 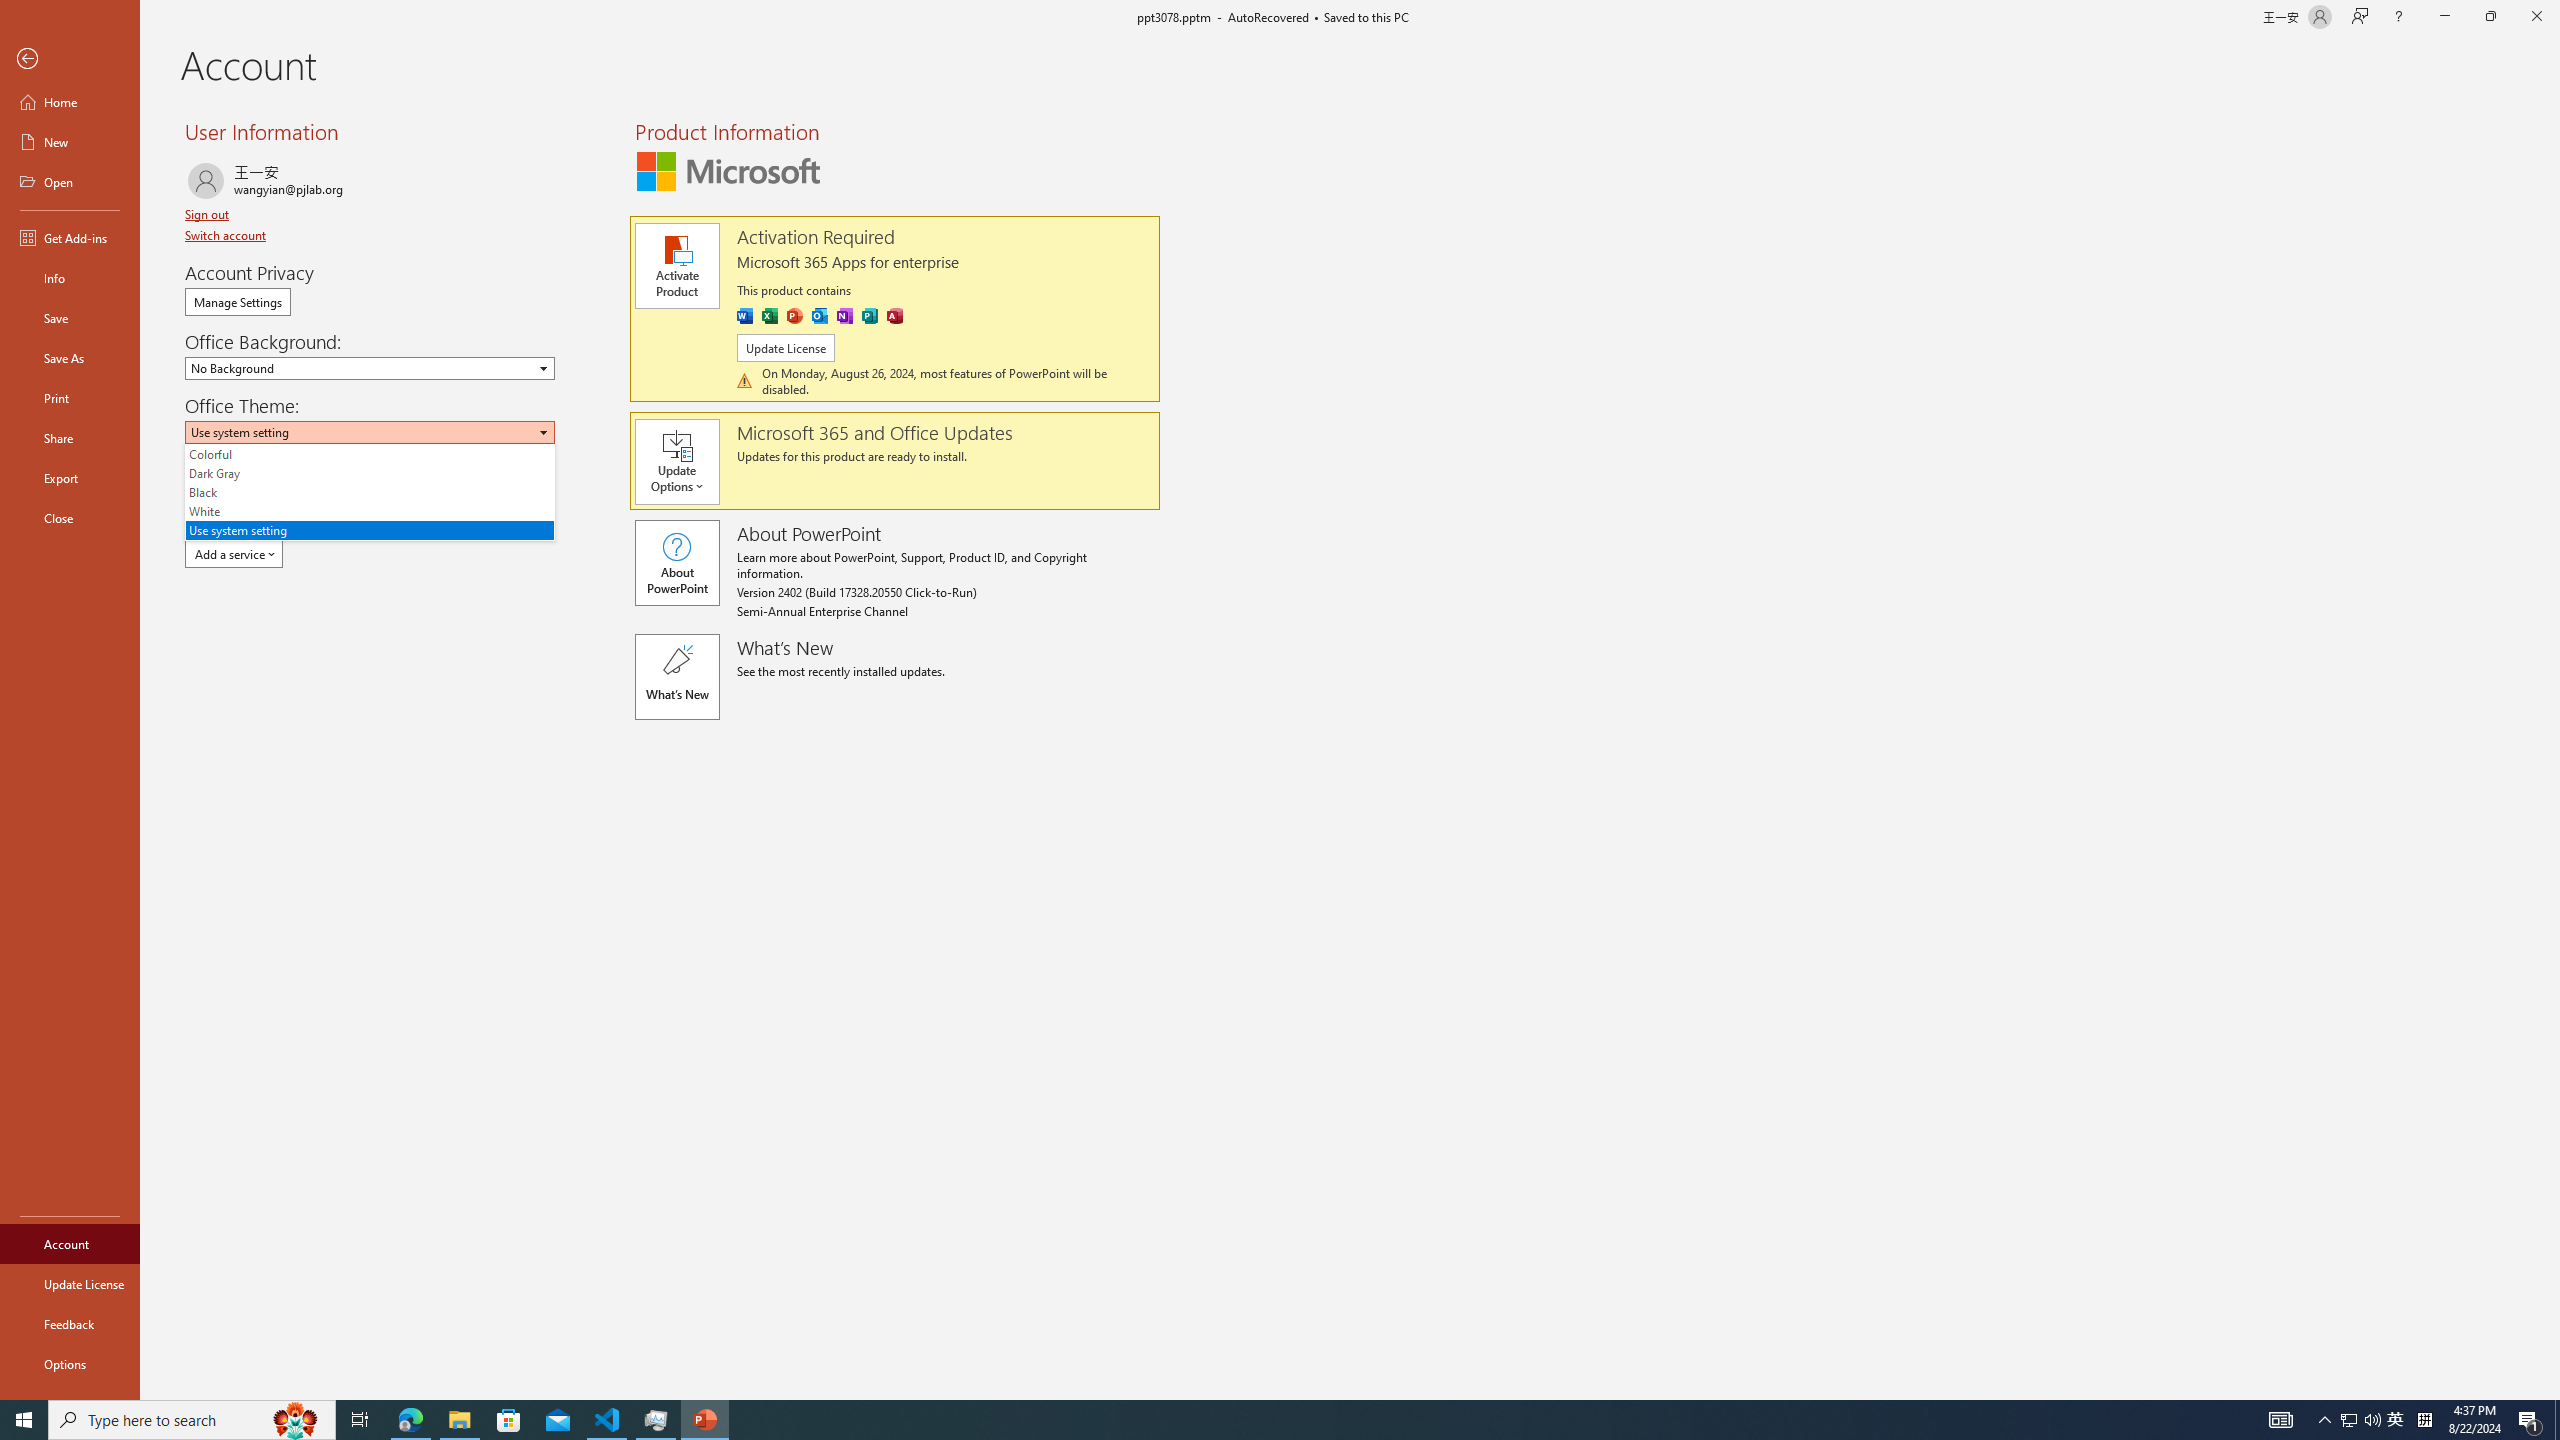 I want to click on 'Notification Chevron', so click(x=2324, y=1418).